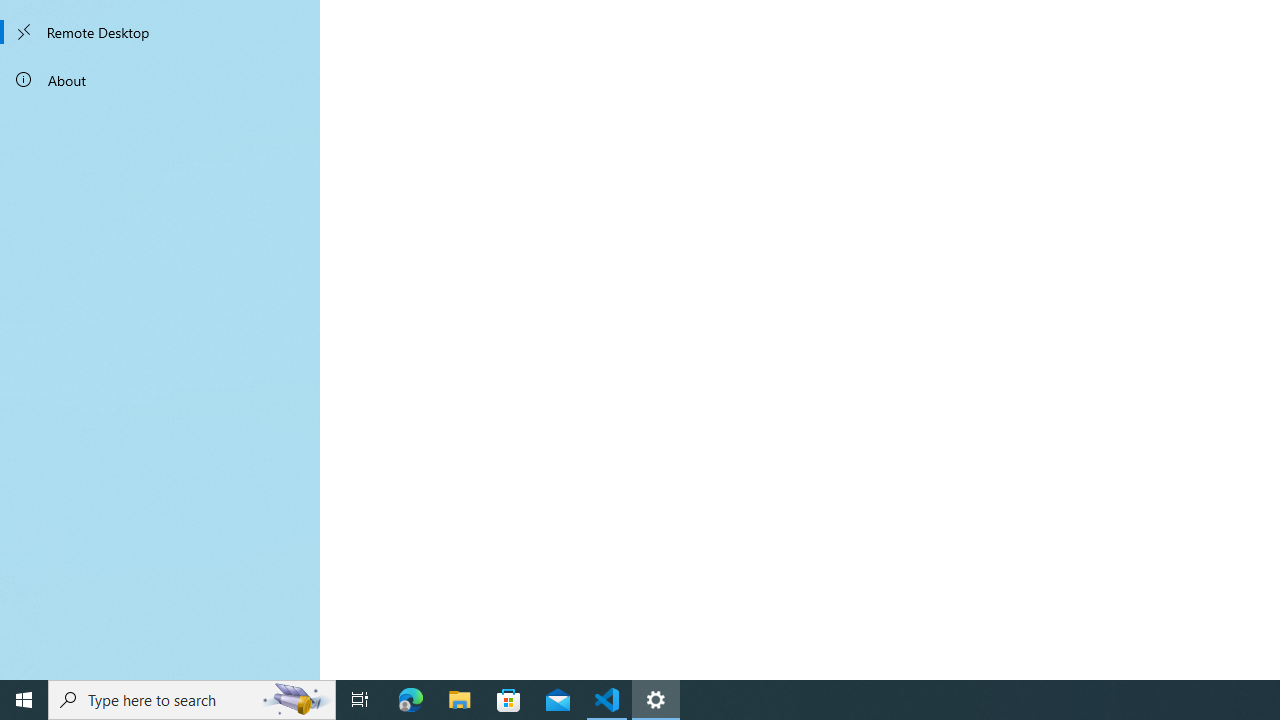 The width and height of the screenshot is (1280, 720). What do you see at coordinates (656, 698) in the screenshot?
I see `'Settings - 1 running window'` at bounding box center [656, 698].